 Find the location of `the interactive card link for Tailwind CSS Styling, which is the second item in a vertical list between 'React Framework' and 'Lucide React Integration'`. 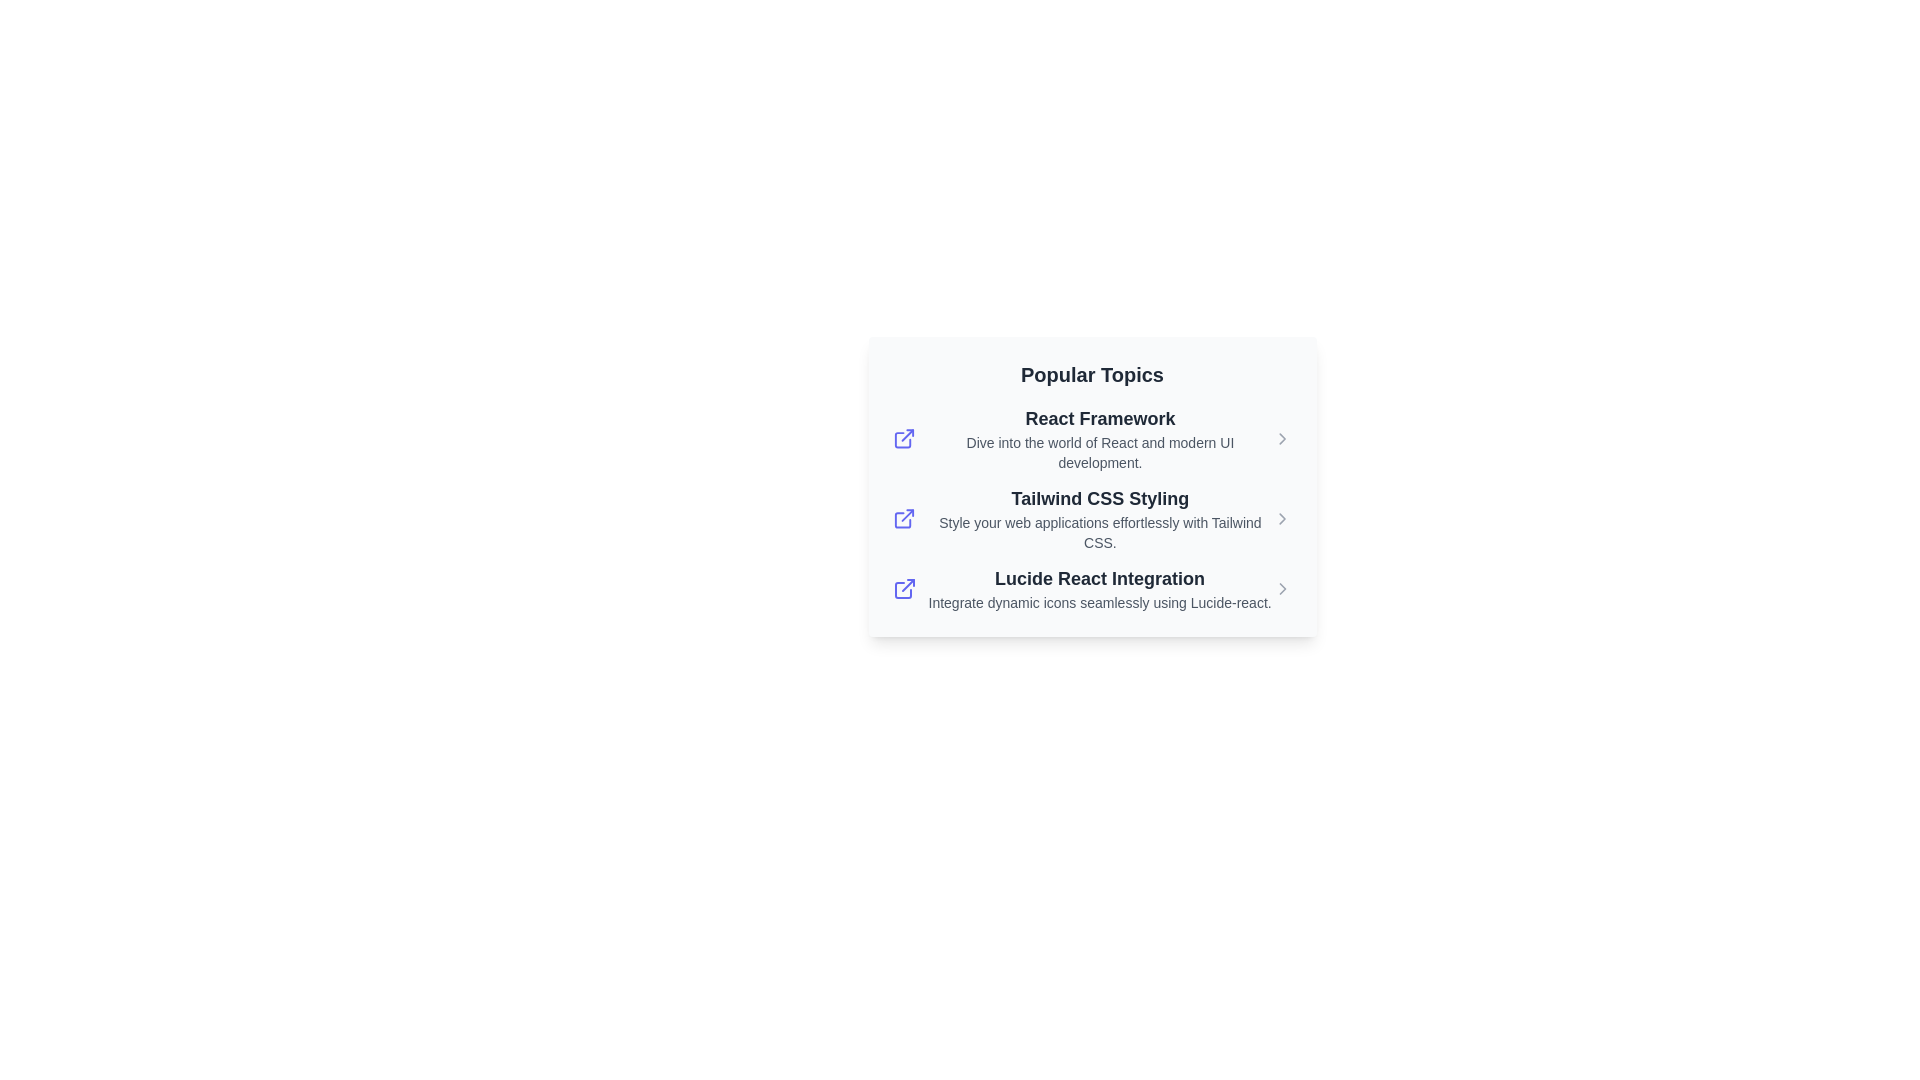

the interactive card link for Tailwind CSS Styling, which is the second item in a vertical list between 'React Framework' and 'Lucide React Integration' is located at coordinates (1091, 518).